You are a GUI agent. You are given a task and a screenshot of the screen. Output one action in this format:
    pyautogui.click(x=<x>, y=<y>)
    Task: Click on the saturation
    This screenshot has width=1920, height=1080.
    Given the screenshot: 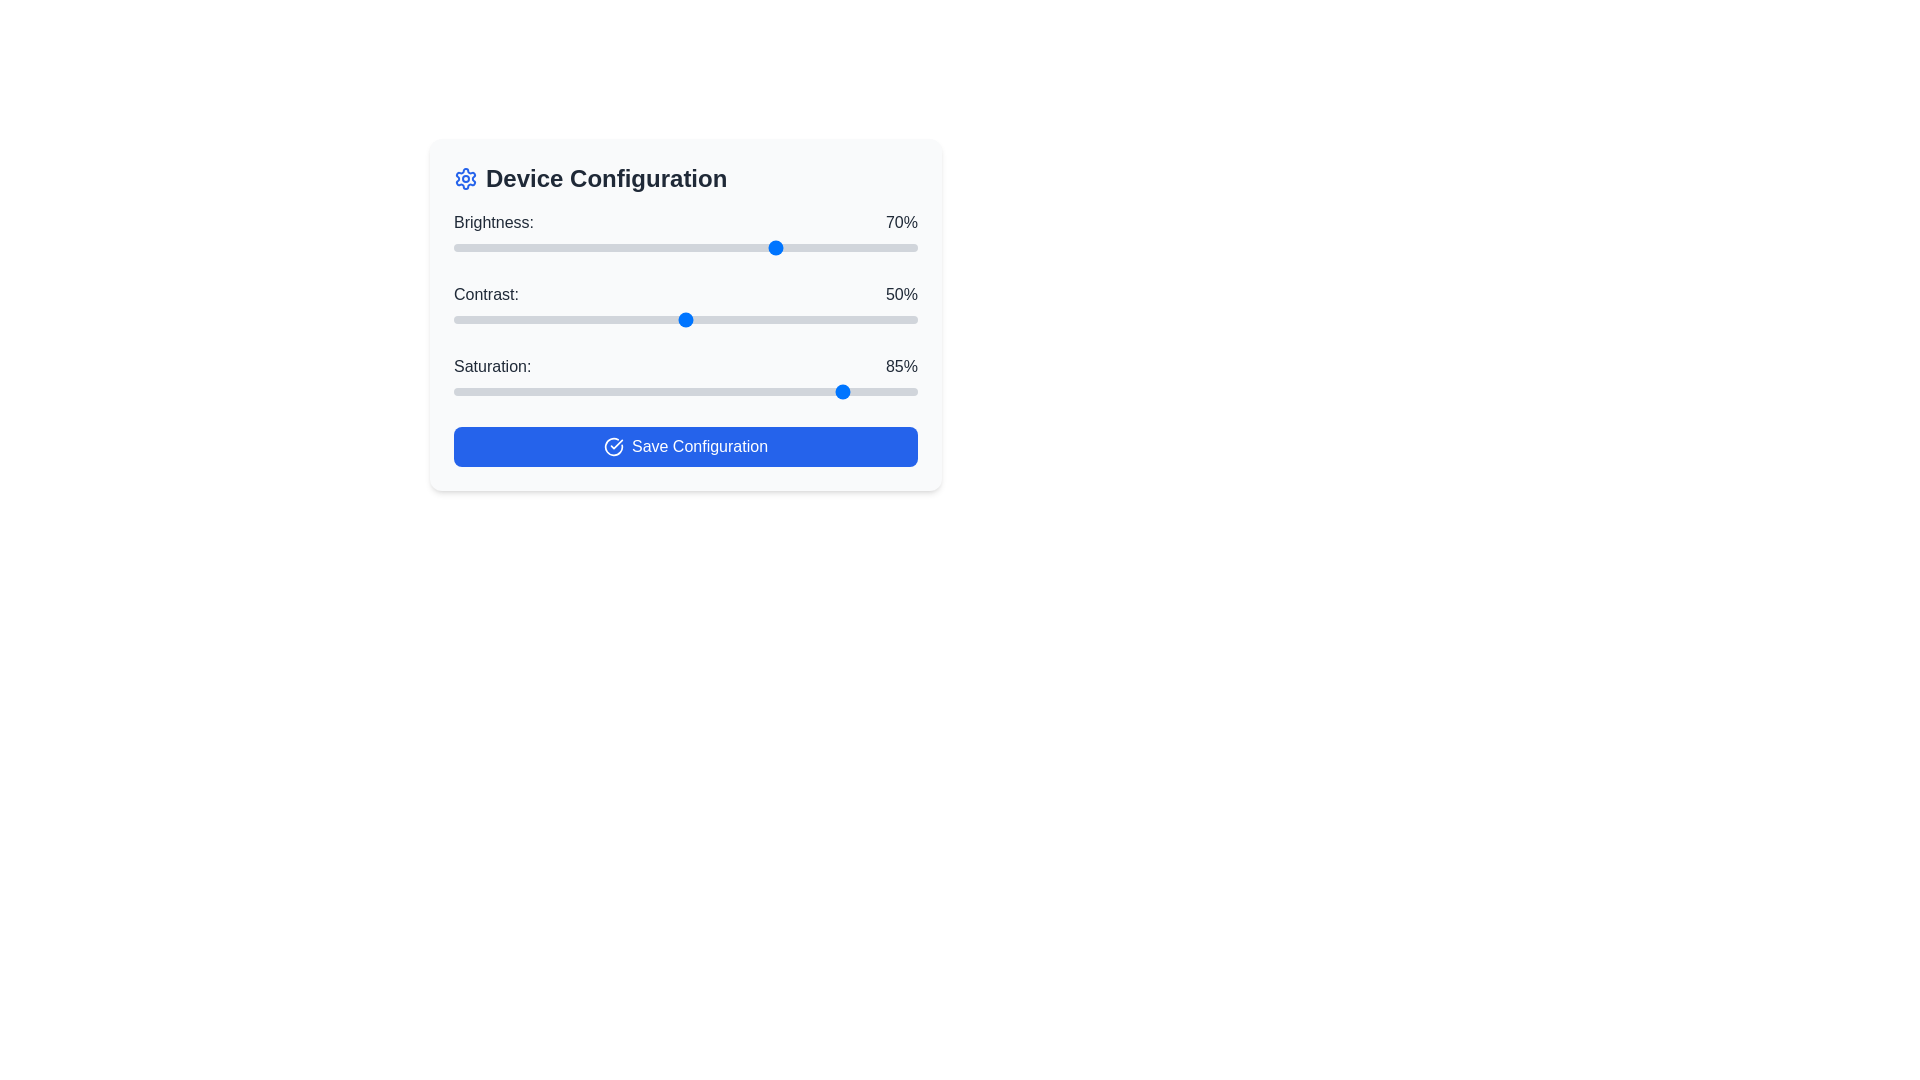 What is the action you would take?
    pyautogui.click(x=820, y=392)
    